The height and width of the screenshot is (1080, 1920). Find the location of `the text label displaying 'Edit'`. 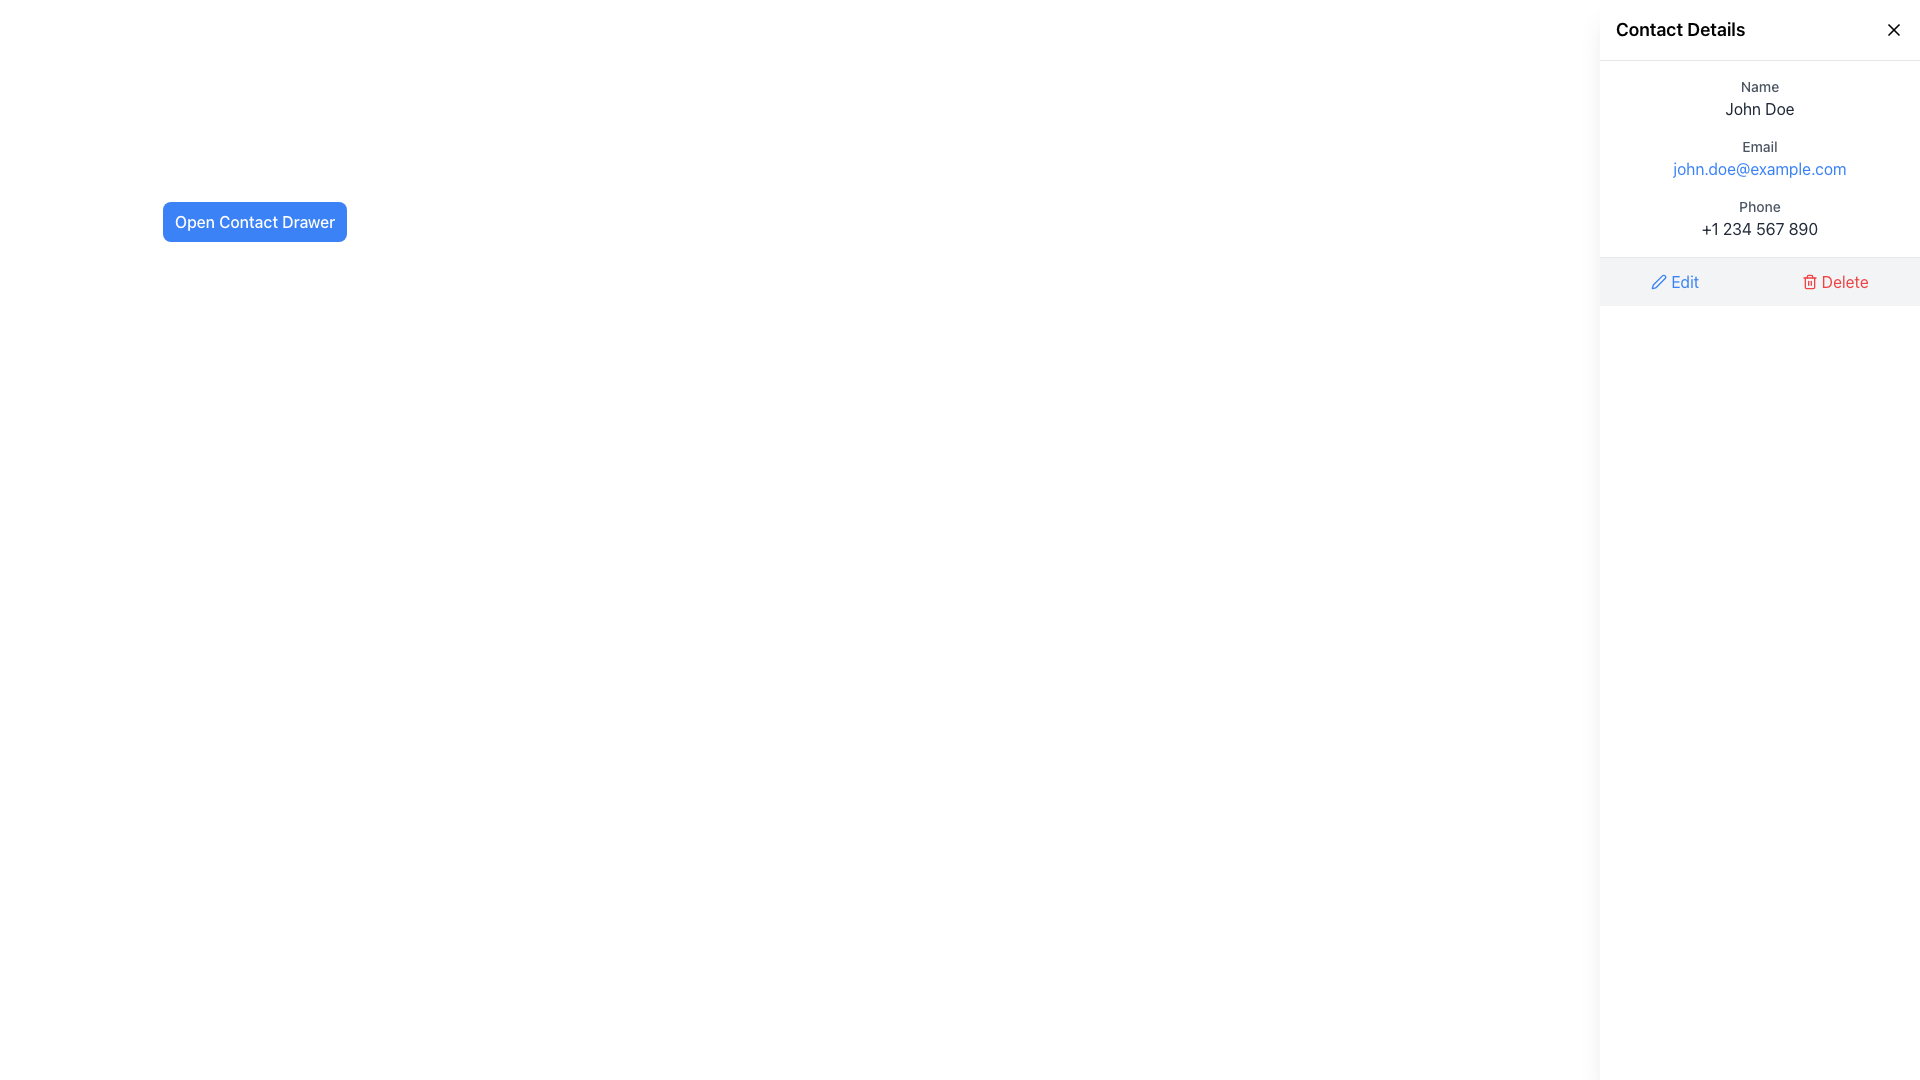

the text label displaying 'Edit' is located at coordinates (1683, 281).